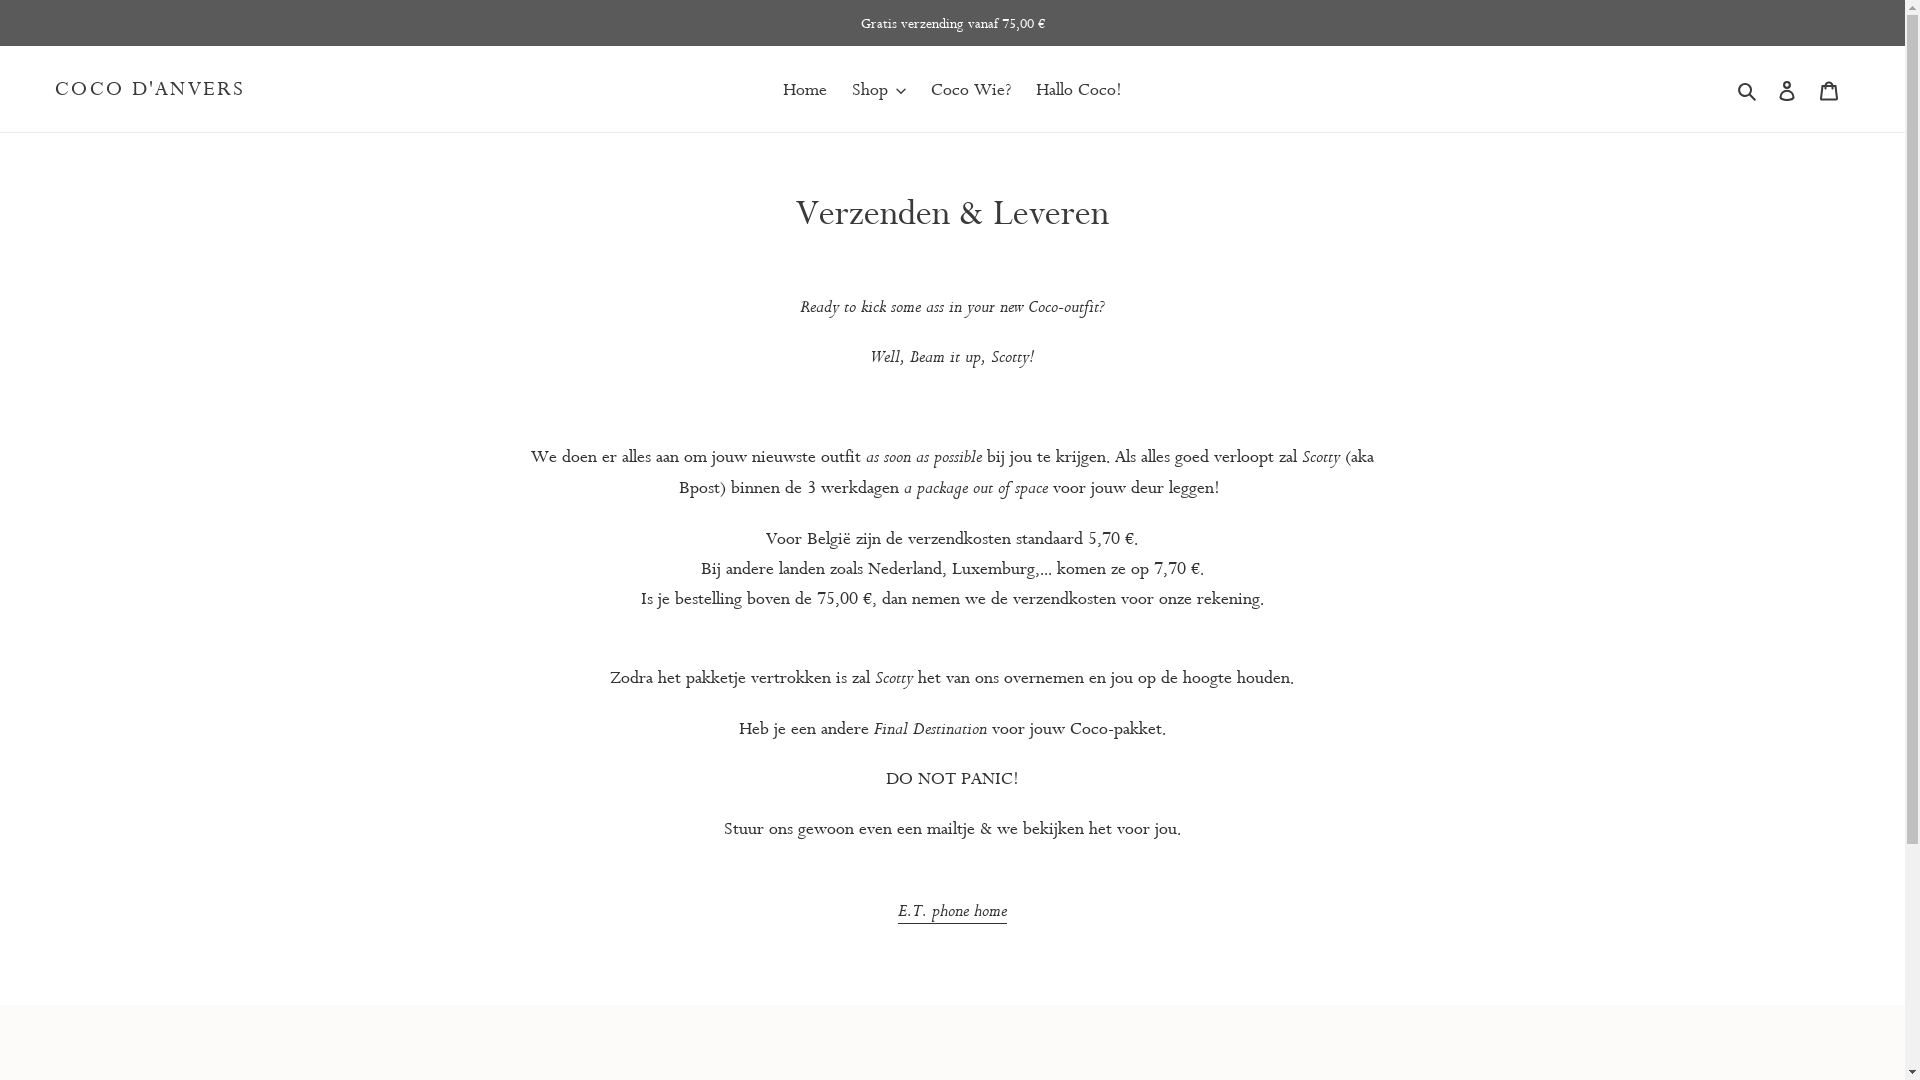 This screenshot has width=1920, height=1080. I want to click on 'Hallo Coco!', so click(1078, 87).